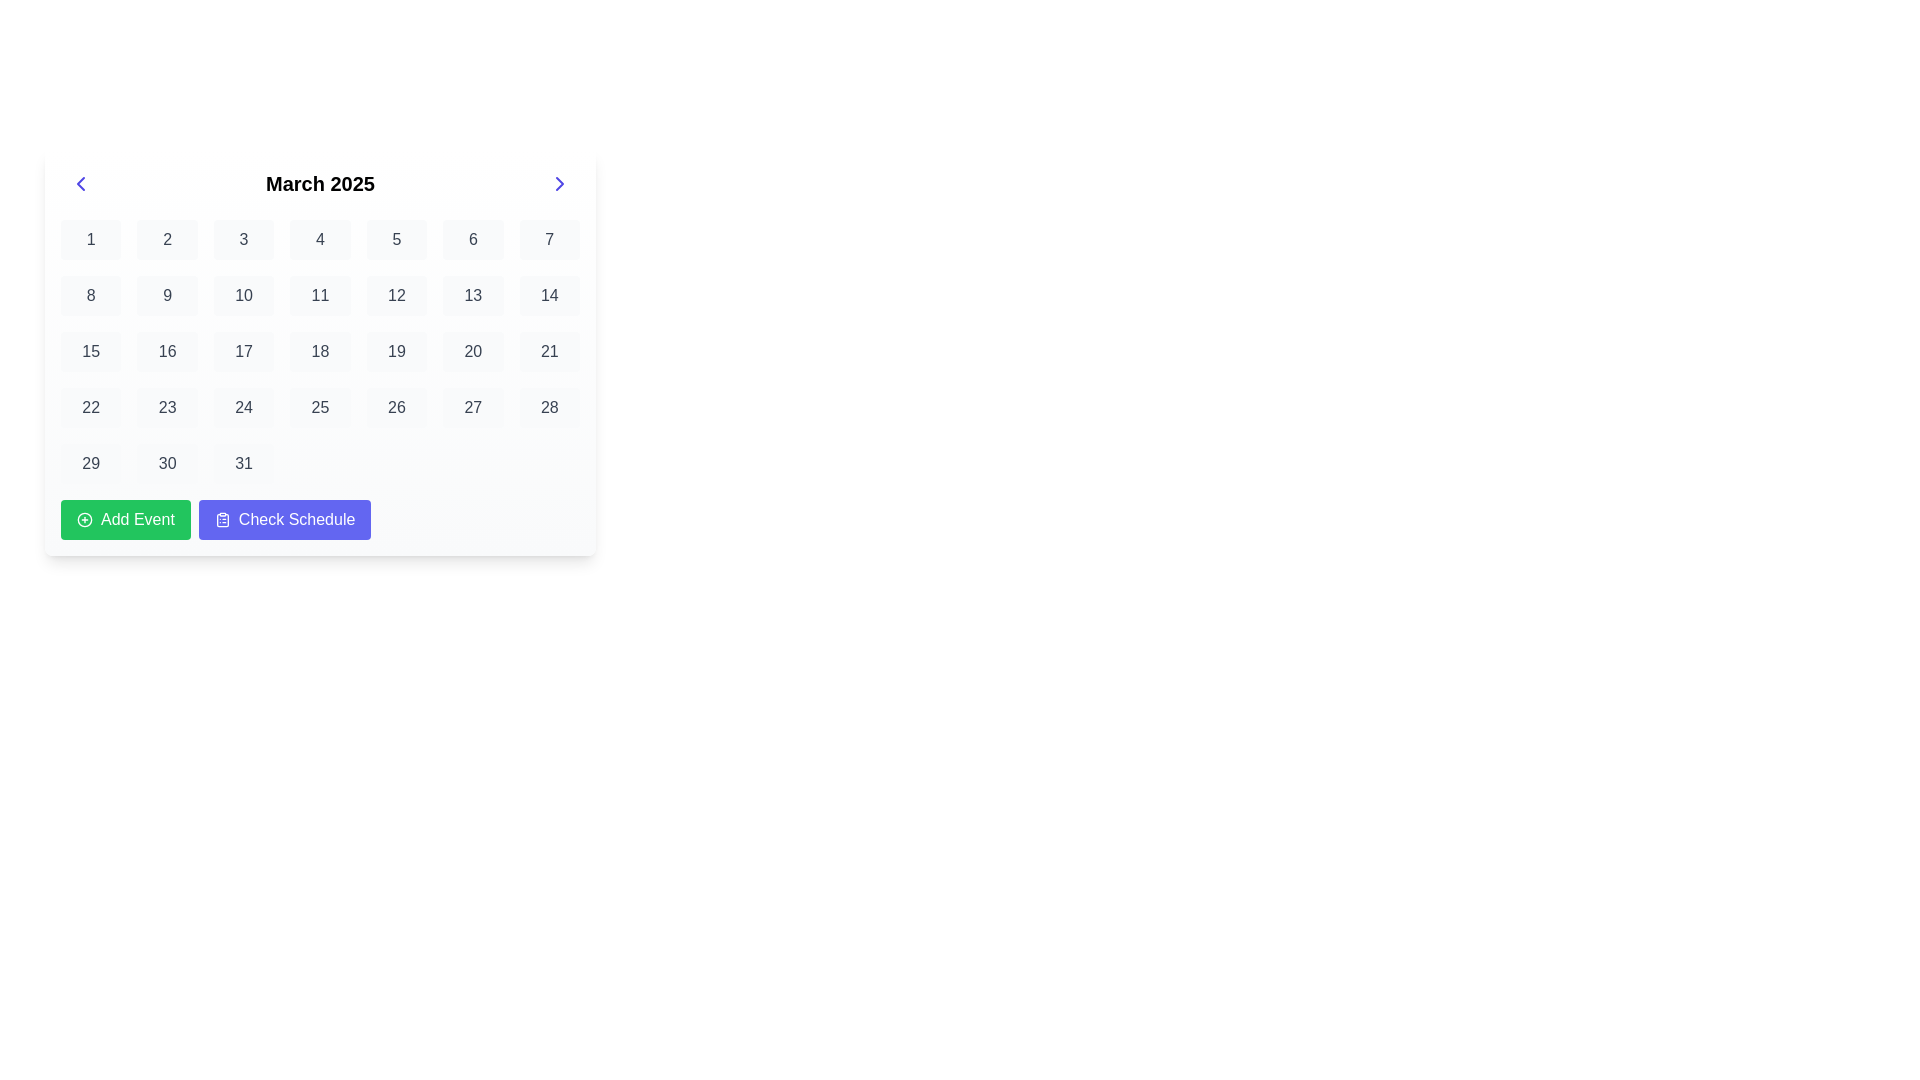  Describe the element at coordinates (243, 407) in the screenshot. I see `the calendar day button representing a specific date in the fourth row and fourth column` at that location.